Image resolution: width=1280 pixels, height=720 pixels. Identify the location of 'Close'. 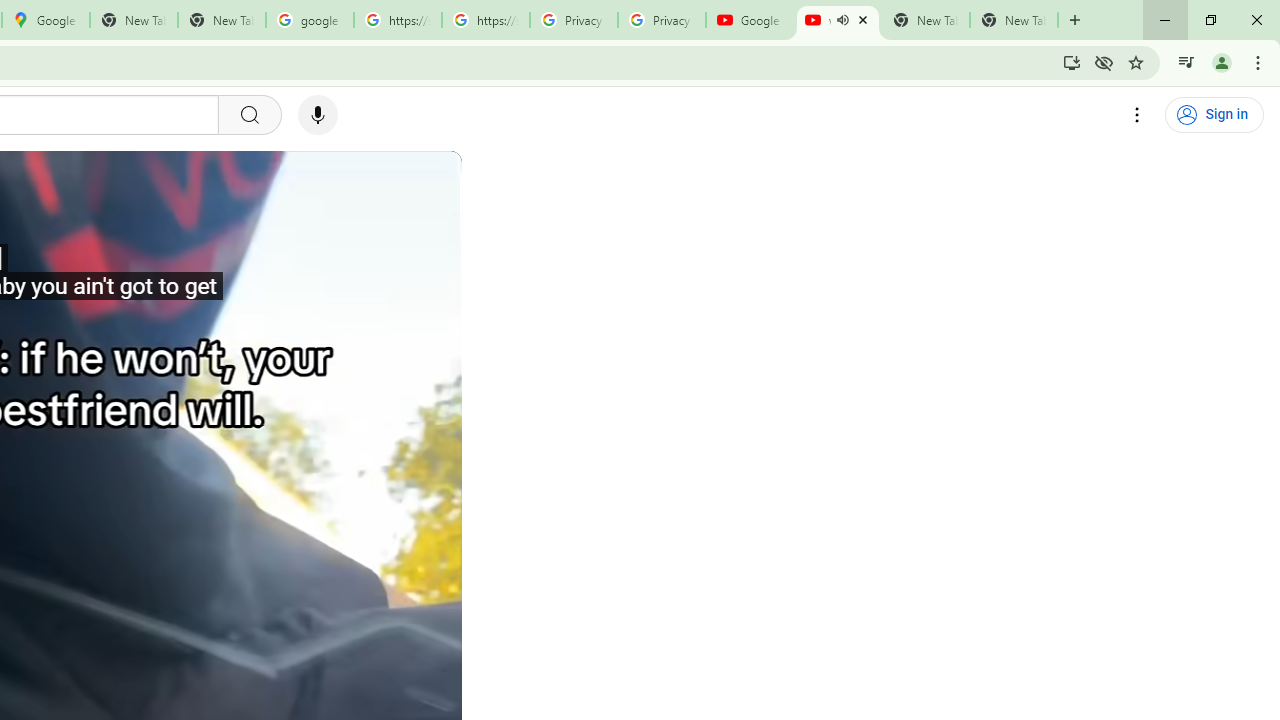
(862, 19).